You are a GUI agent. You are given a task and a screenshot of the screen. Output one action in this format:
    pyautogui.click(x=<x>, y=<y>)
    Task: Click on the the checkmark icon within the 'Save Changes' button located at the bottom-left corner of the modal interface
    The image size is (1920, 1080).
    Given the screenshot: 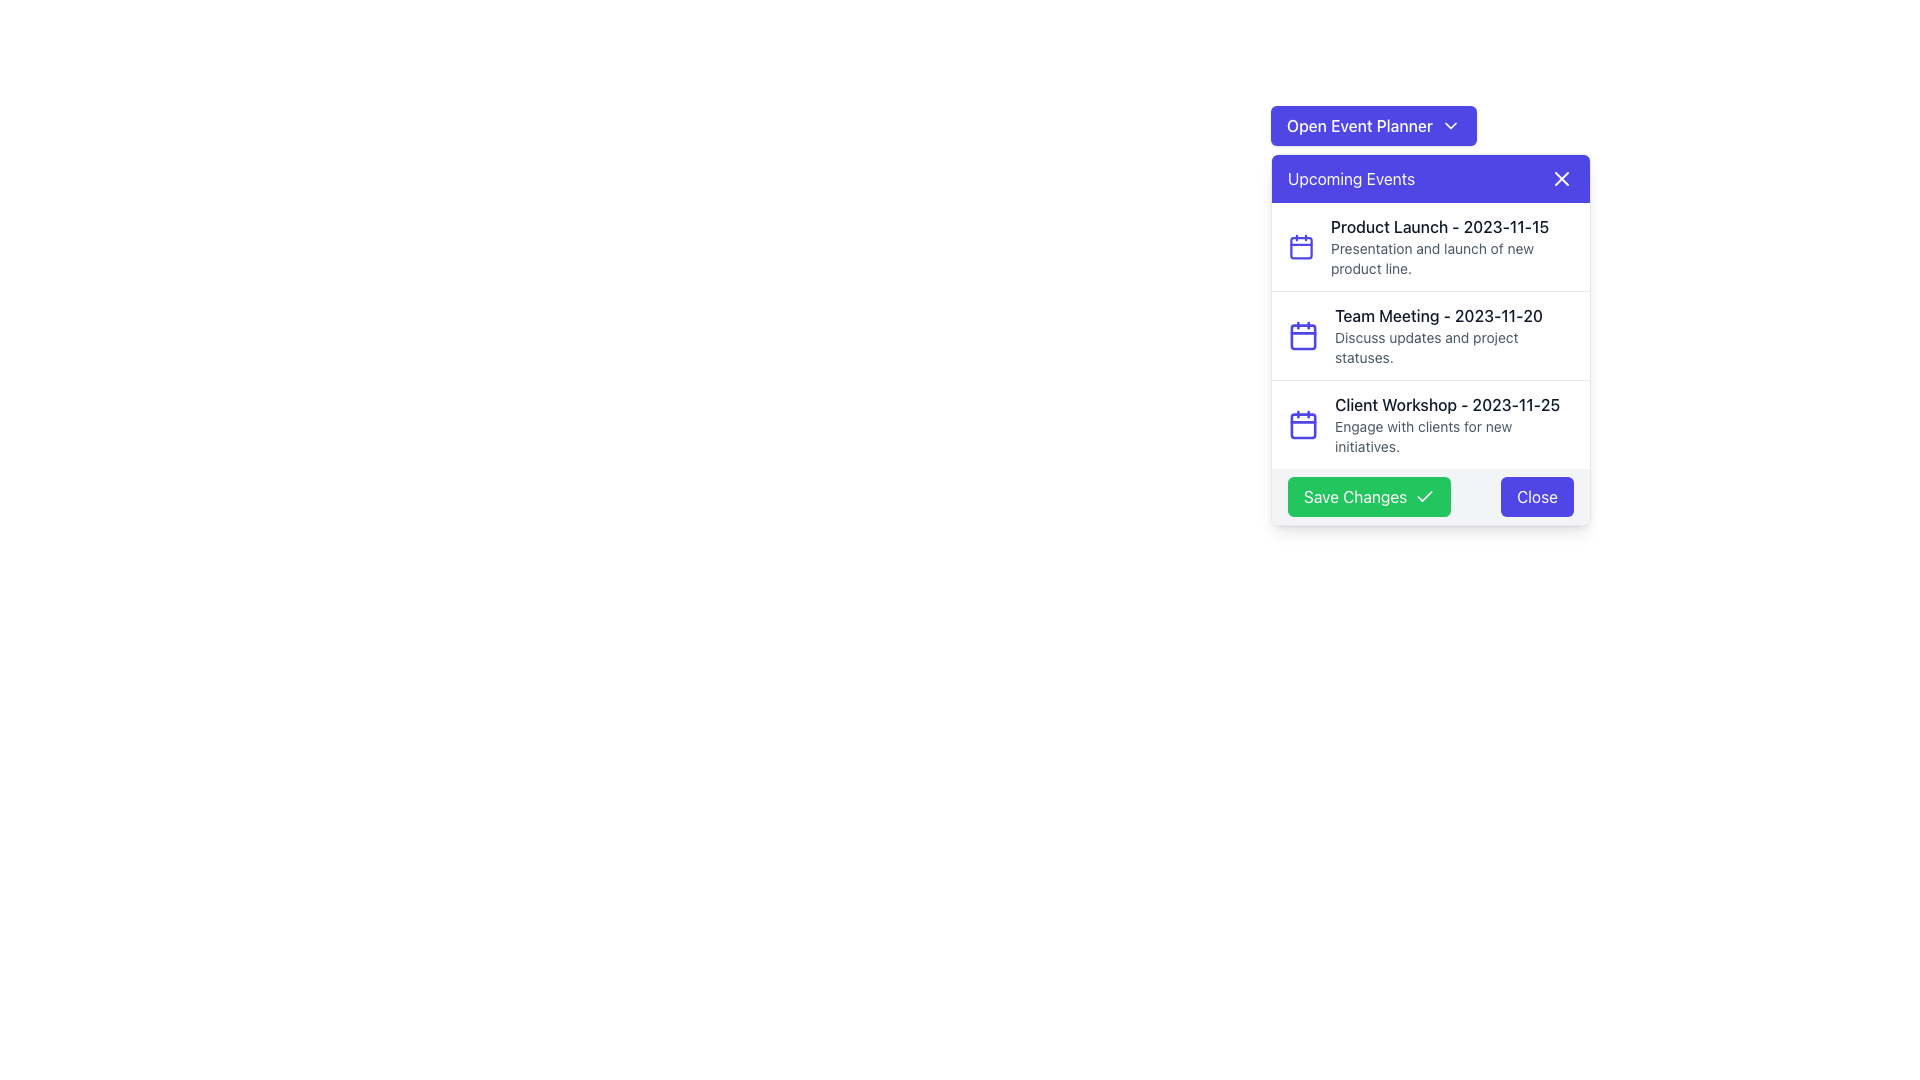 What is the action you would take?
    pyautogui.click(x=1424, y=495)
    